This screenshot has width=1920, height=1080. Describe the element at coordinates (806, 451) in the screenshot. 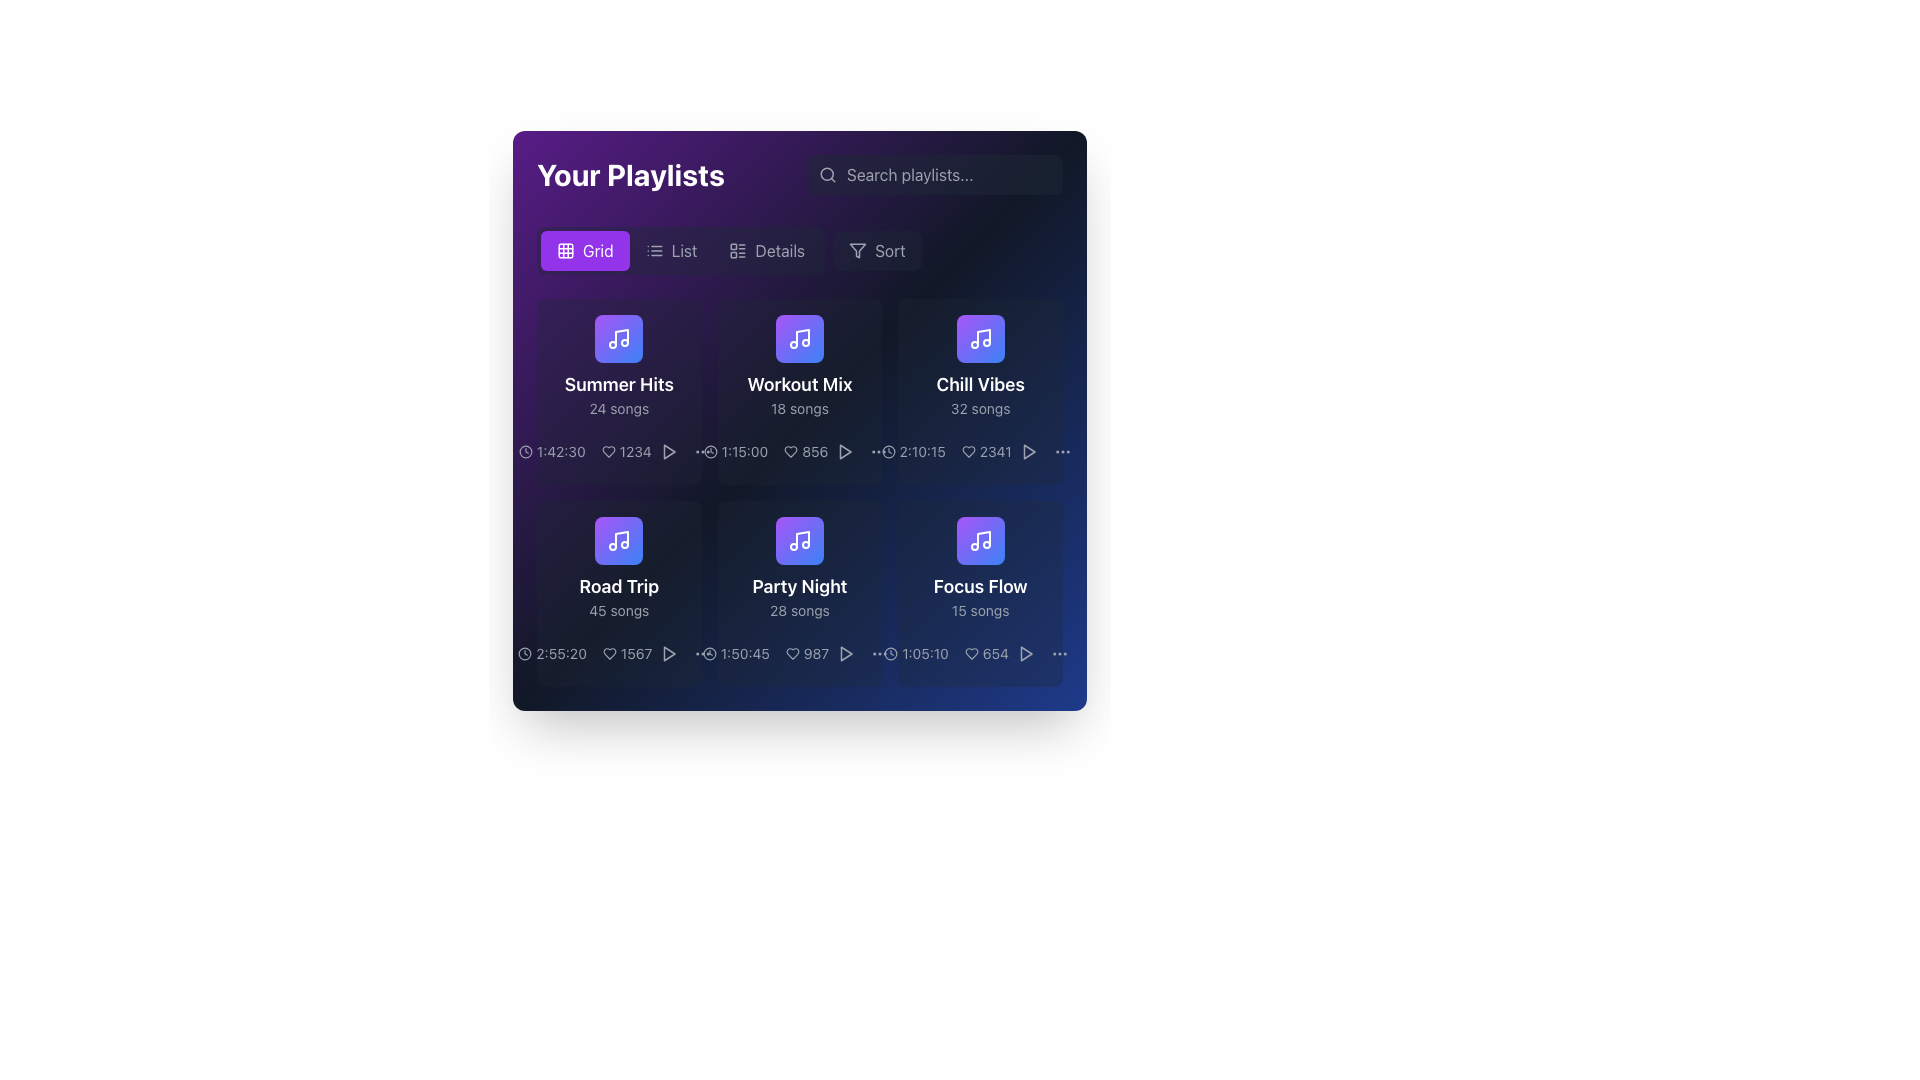

I see `the engagement count text element located within the 'Workout Mix' tile in the playlist grid, positioned below the main title and icon, adjacent to the text '1:15:00' on the left and above the play button on the right` at that location.